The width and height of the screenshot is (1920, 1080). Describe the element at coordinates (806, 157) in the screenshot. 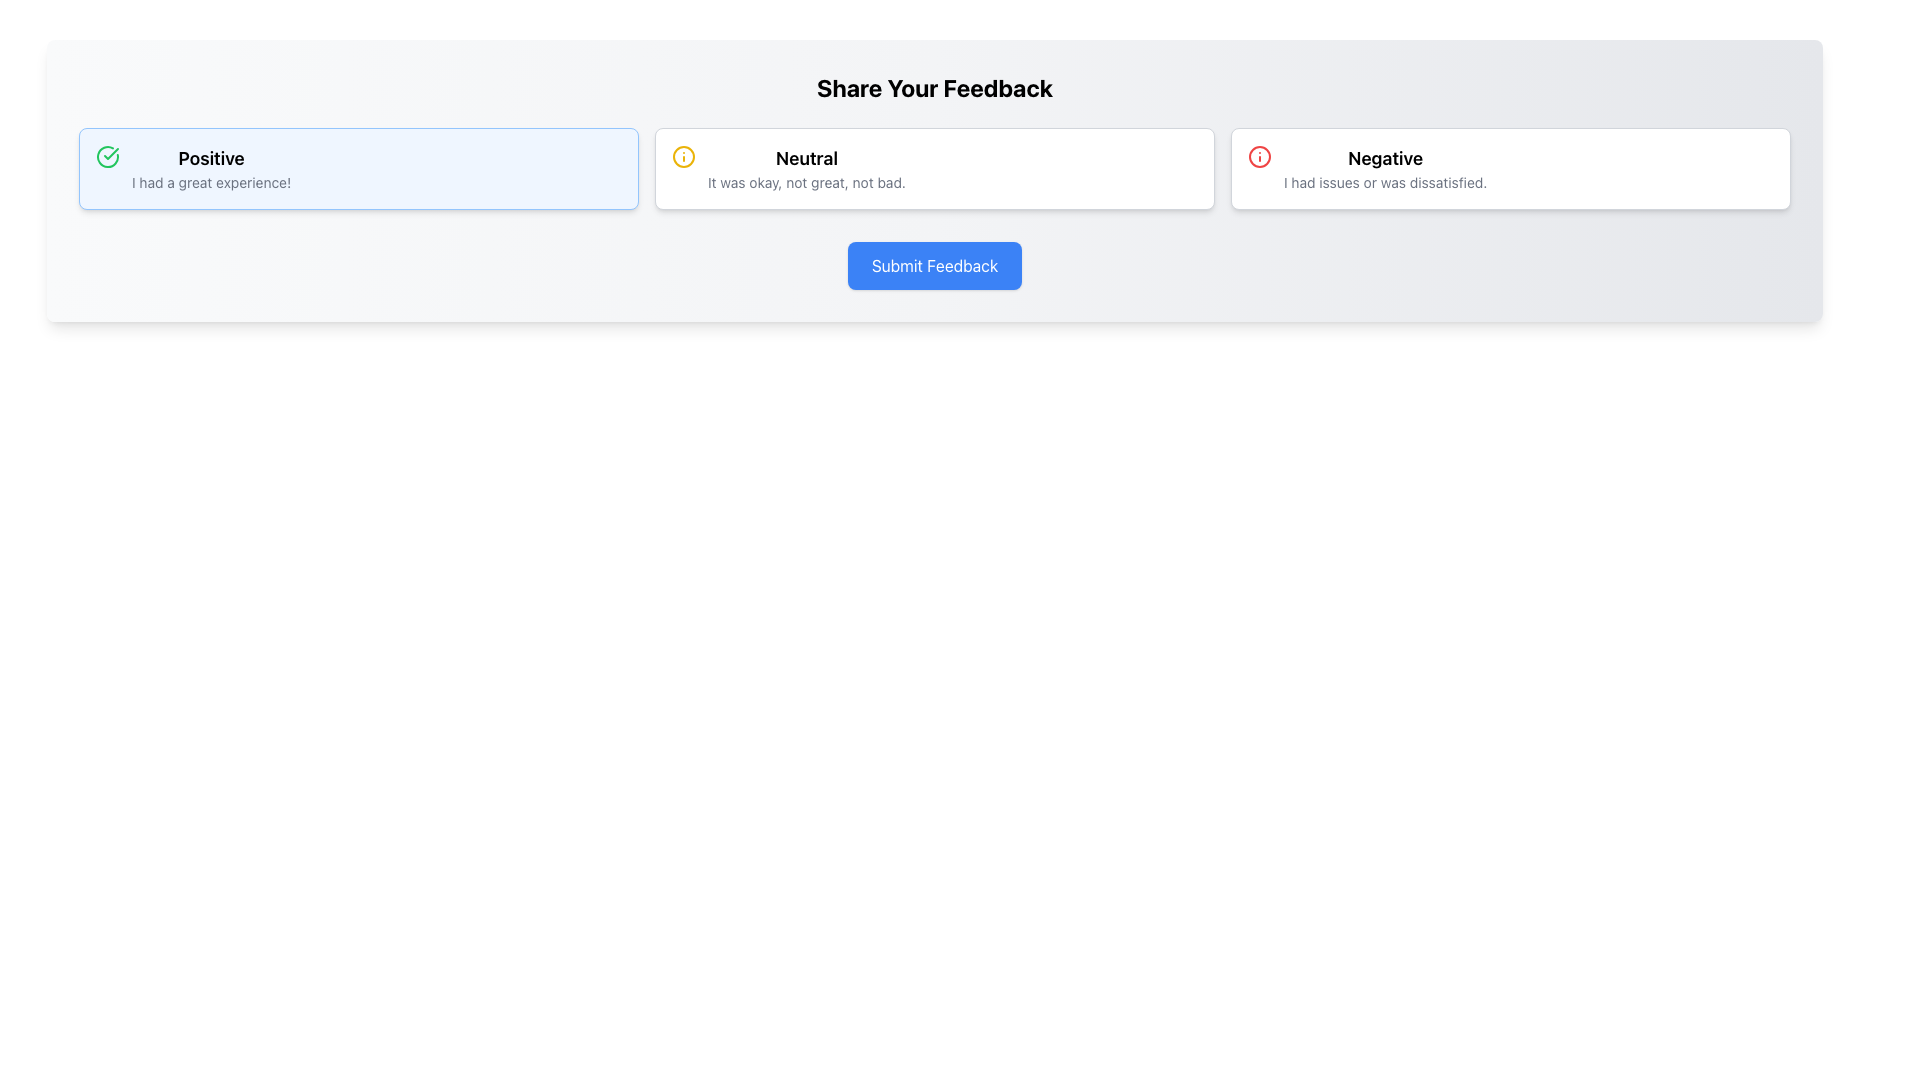

I see `the bolded text label displaying the word 'Neutral' at the center-top of the 'Neutral' feedback card` at that location.